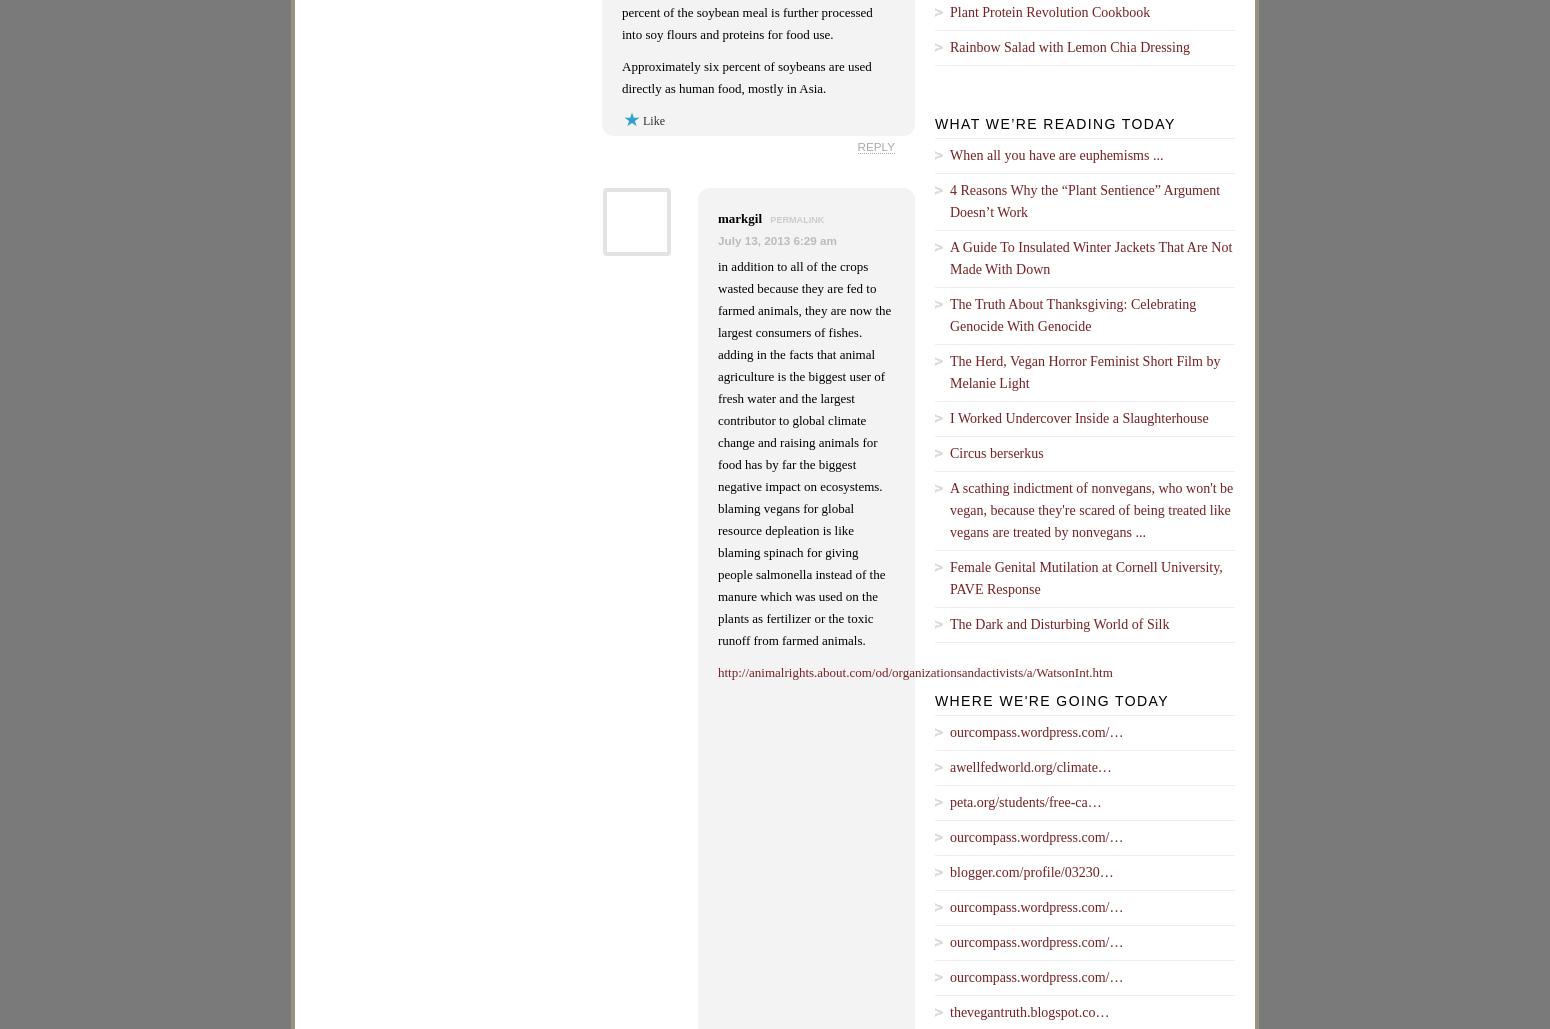 The height and width of the screenshot is (1029, 1550). What do you see at coordinates (1085, 370) in the screenshot?
I see `'The Herd, Vegan Horror Feminist Short Film by Melanie Light'` at bounding box center [1085, 370].